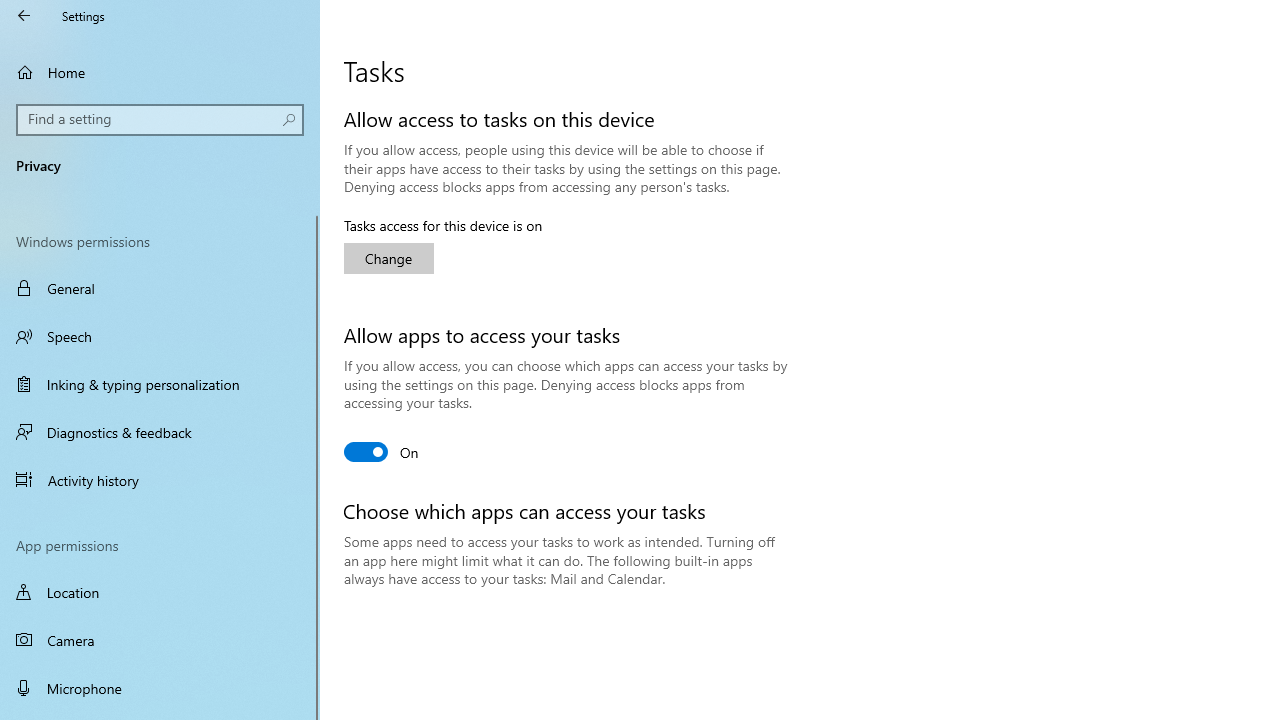 The height and width of the screenshot is (720, 1280). What do you see at coordinates (160, 640) in the screenshot?
I see `'Camera'` at bounding box center [160, 640].